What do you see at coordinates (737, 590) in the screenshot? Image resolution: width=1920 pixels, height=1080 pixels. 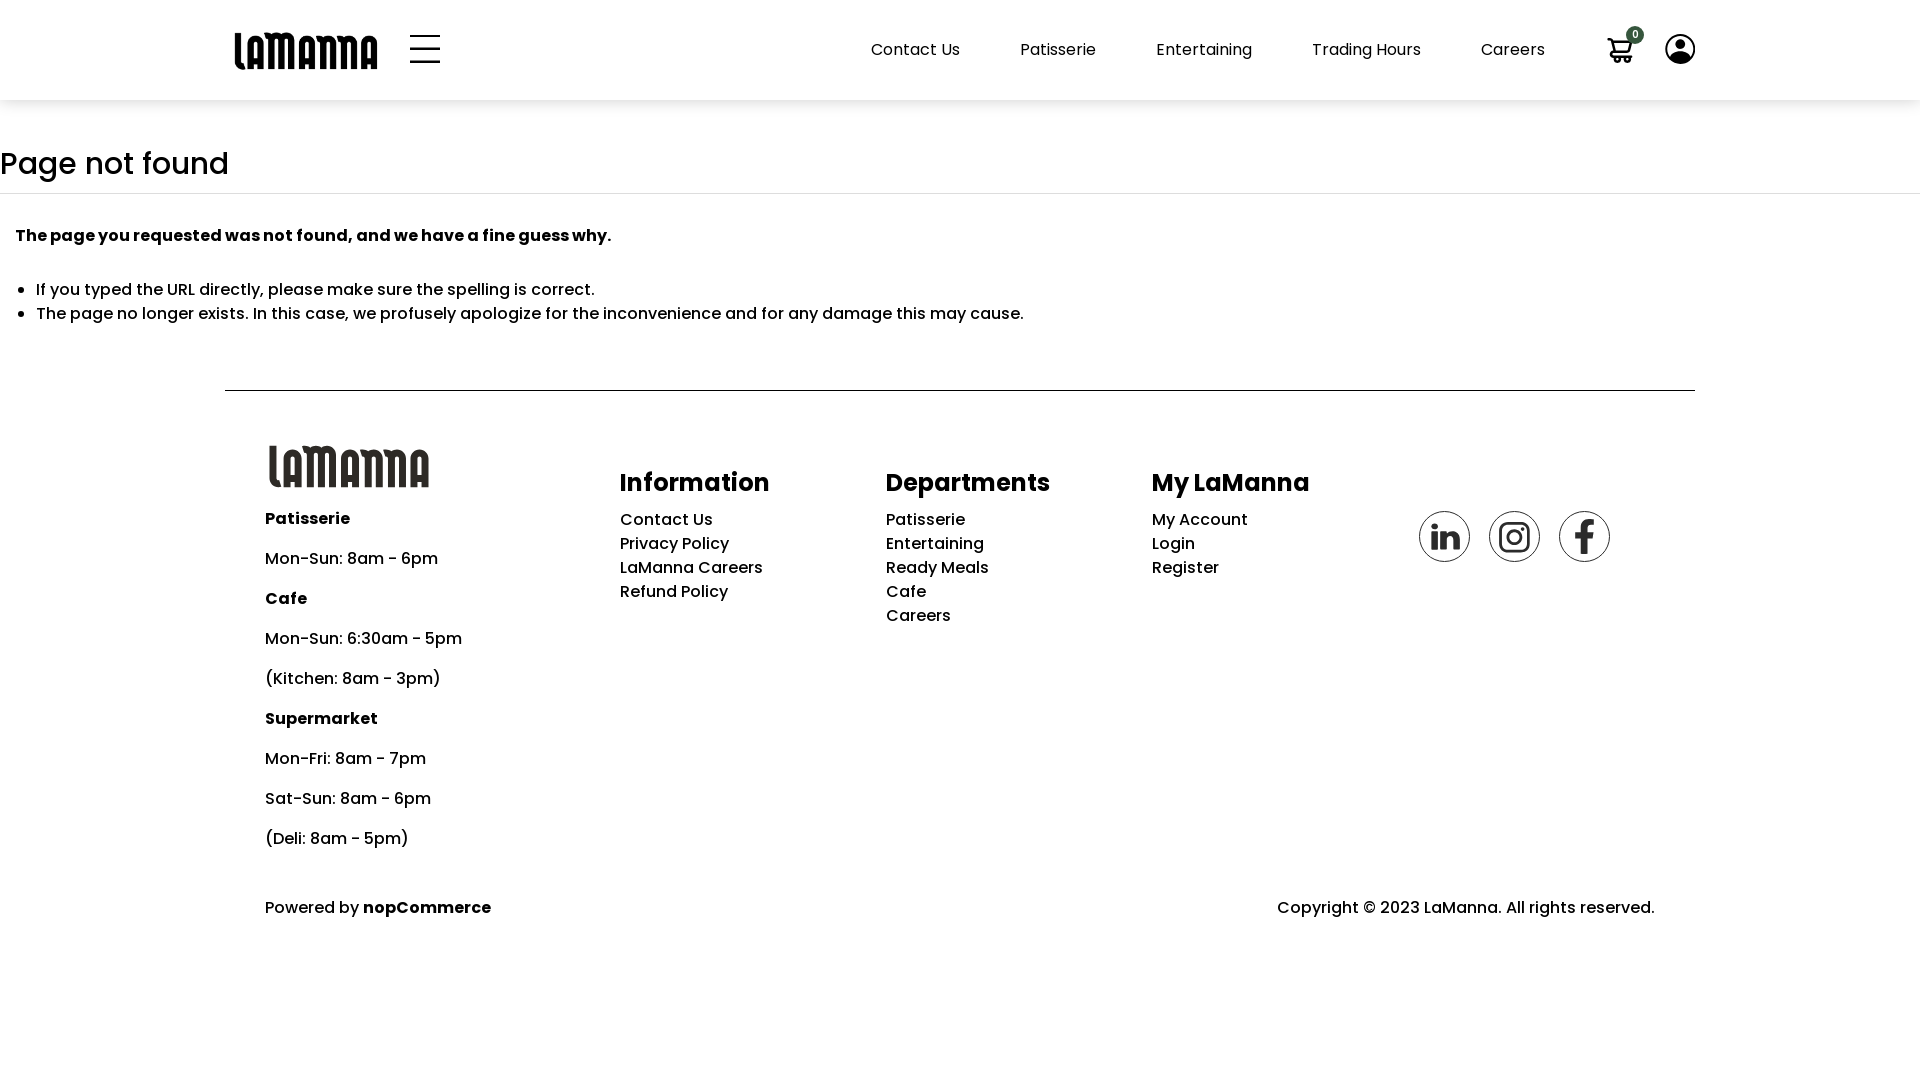 I see `'Refund Policy'` at bounding box center [737, 590].